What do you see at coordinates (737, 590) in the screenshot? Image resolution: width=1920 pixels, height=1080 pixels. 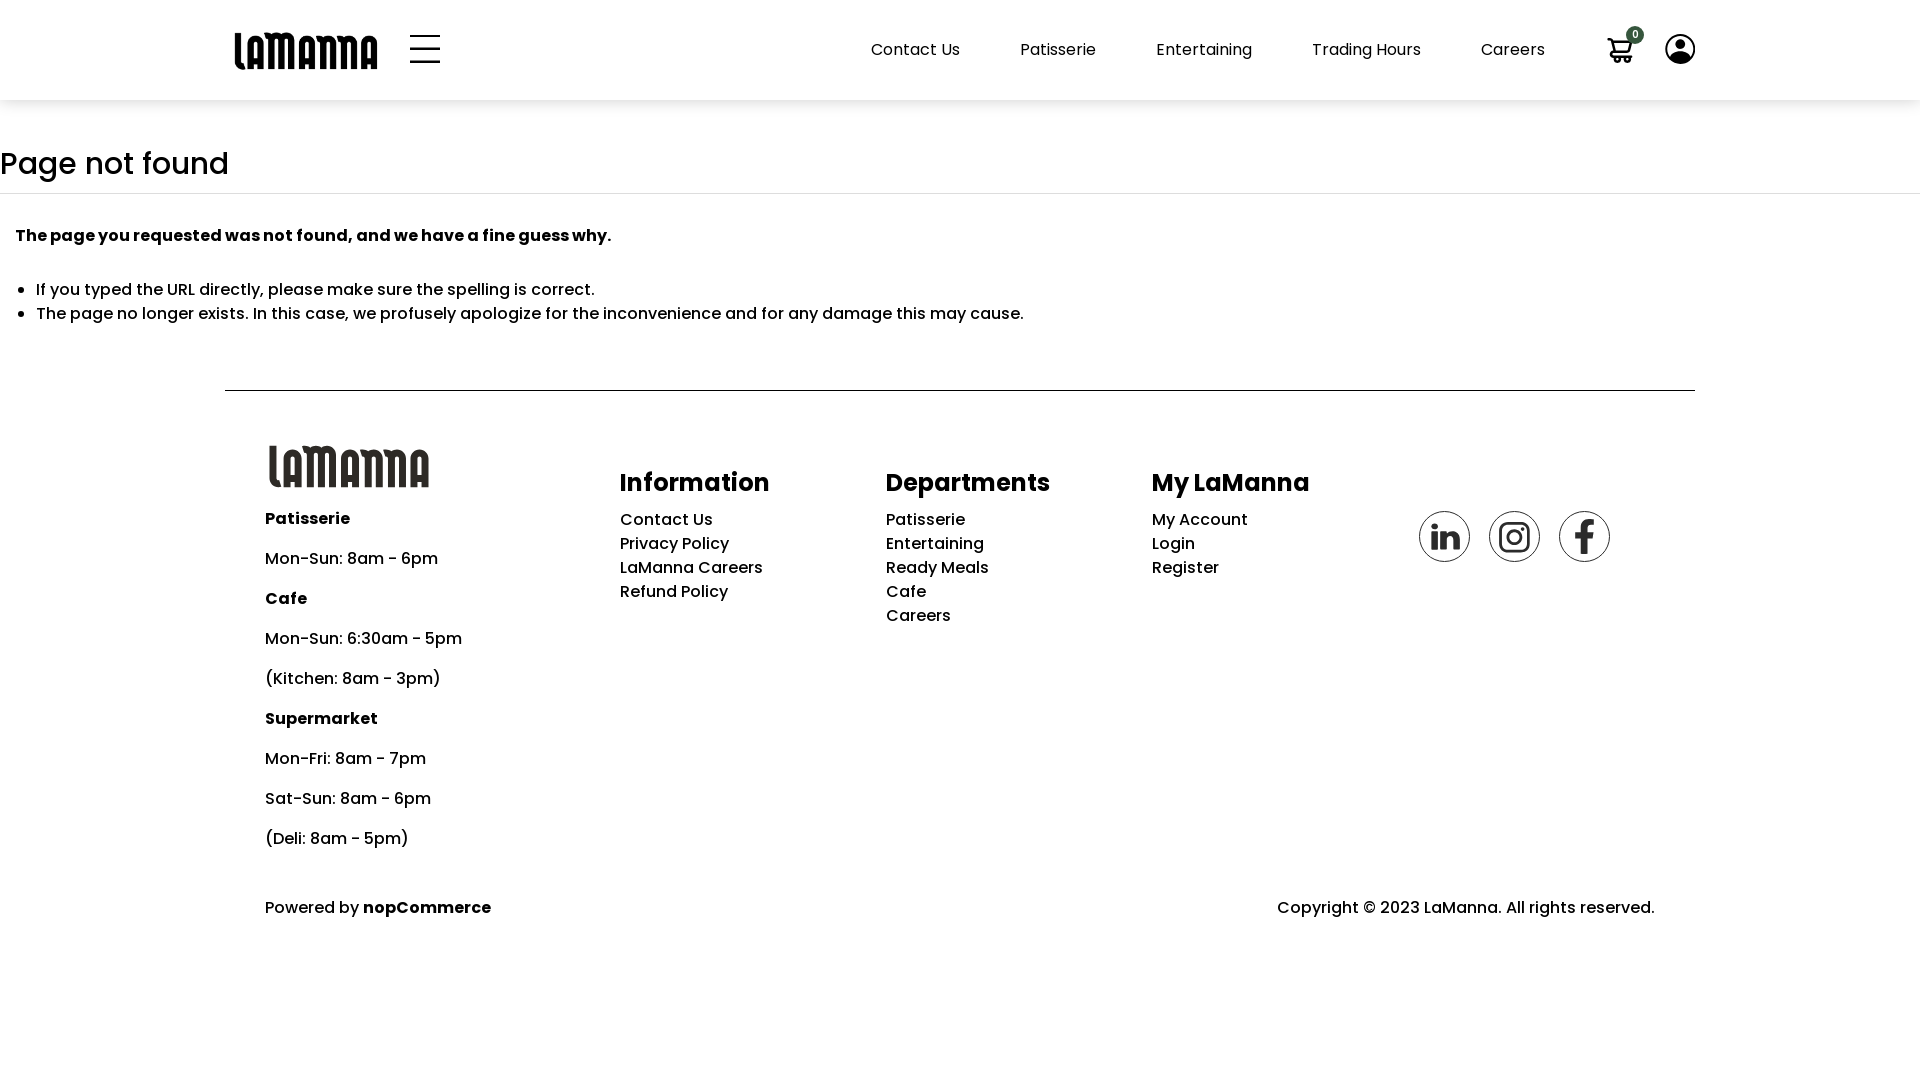 I see `'Refund Policy'` at bounding box center [737, 590].